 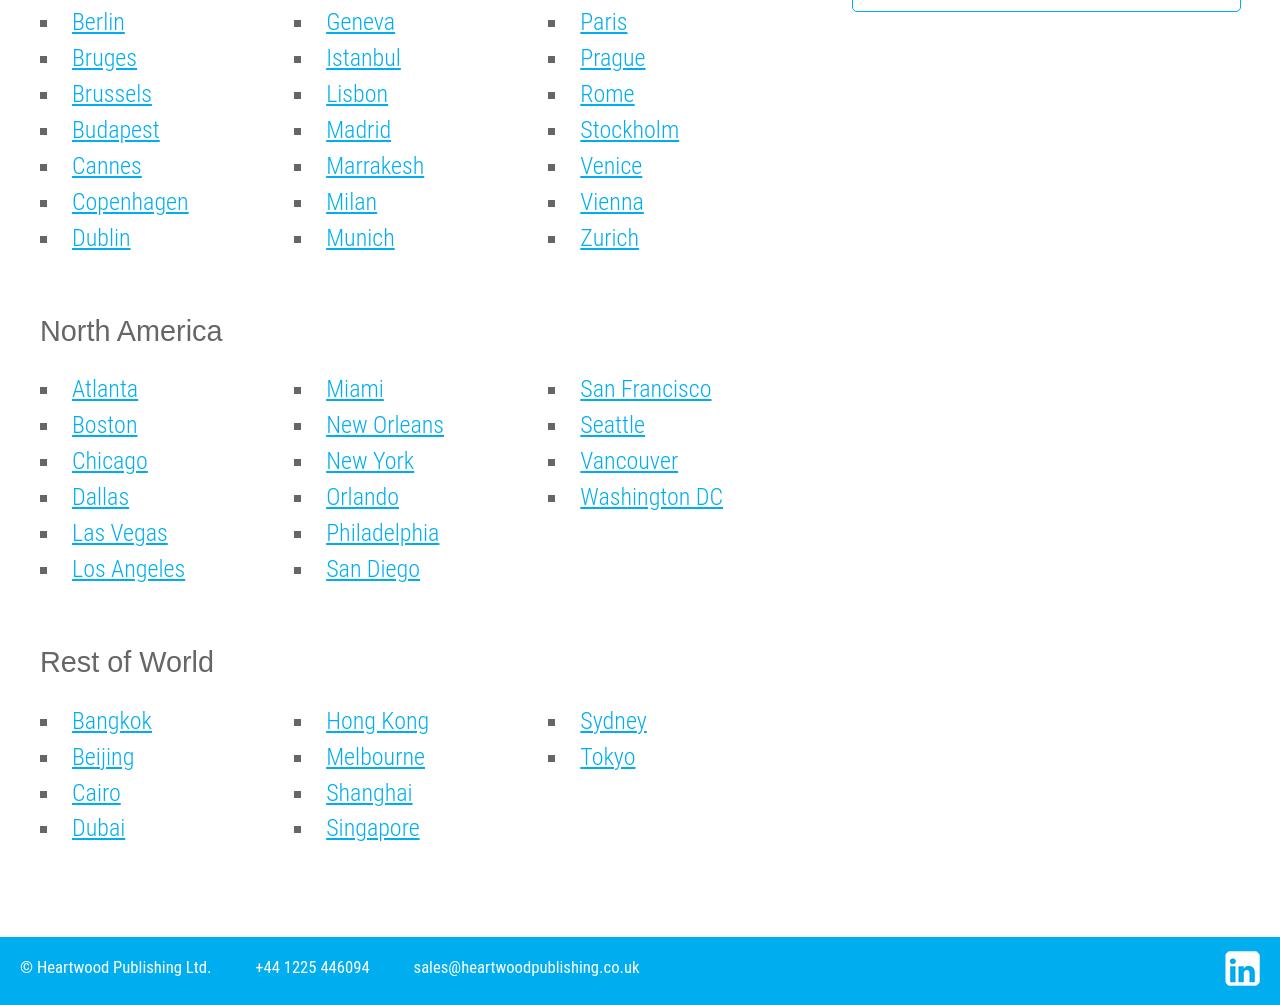 What do you see at coordinates (606, 755) in the screenshot?
I see `'Tokyo'` at bounding box center [606, 755].